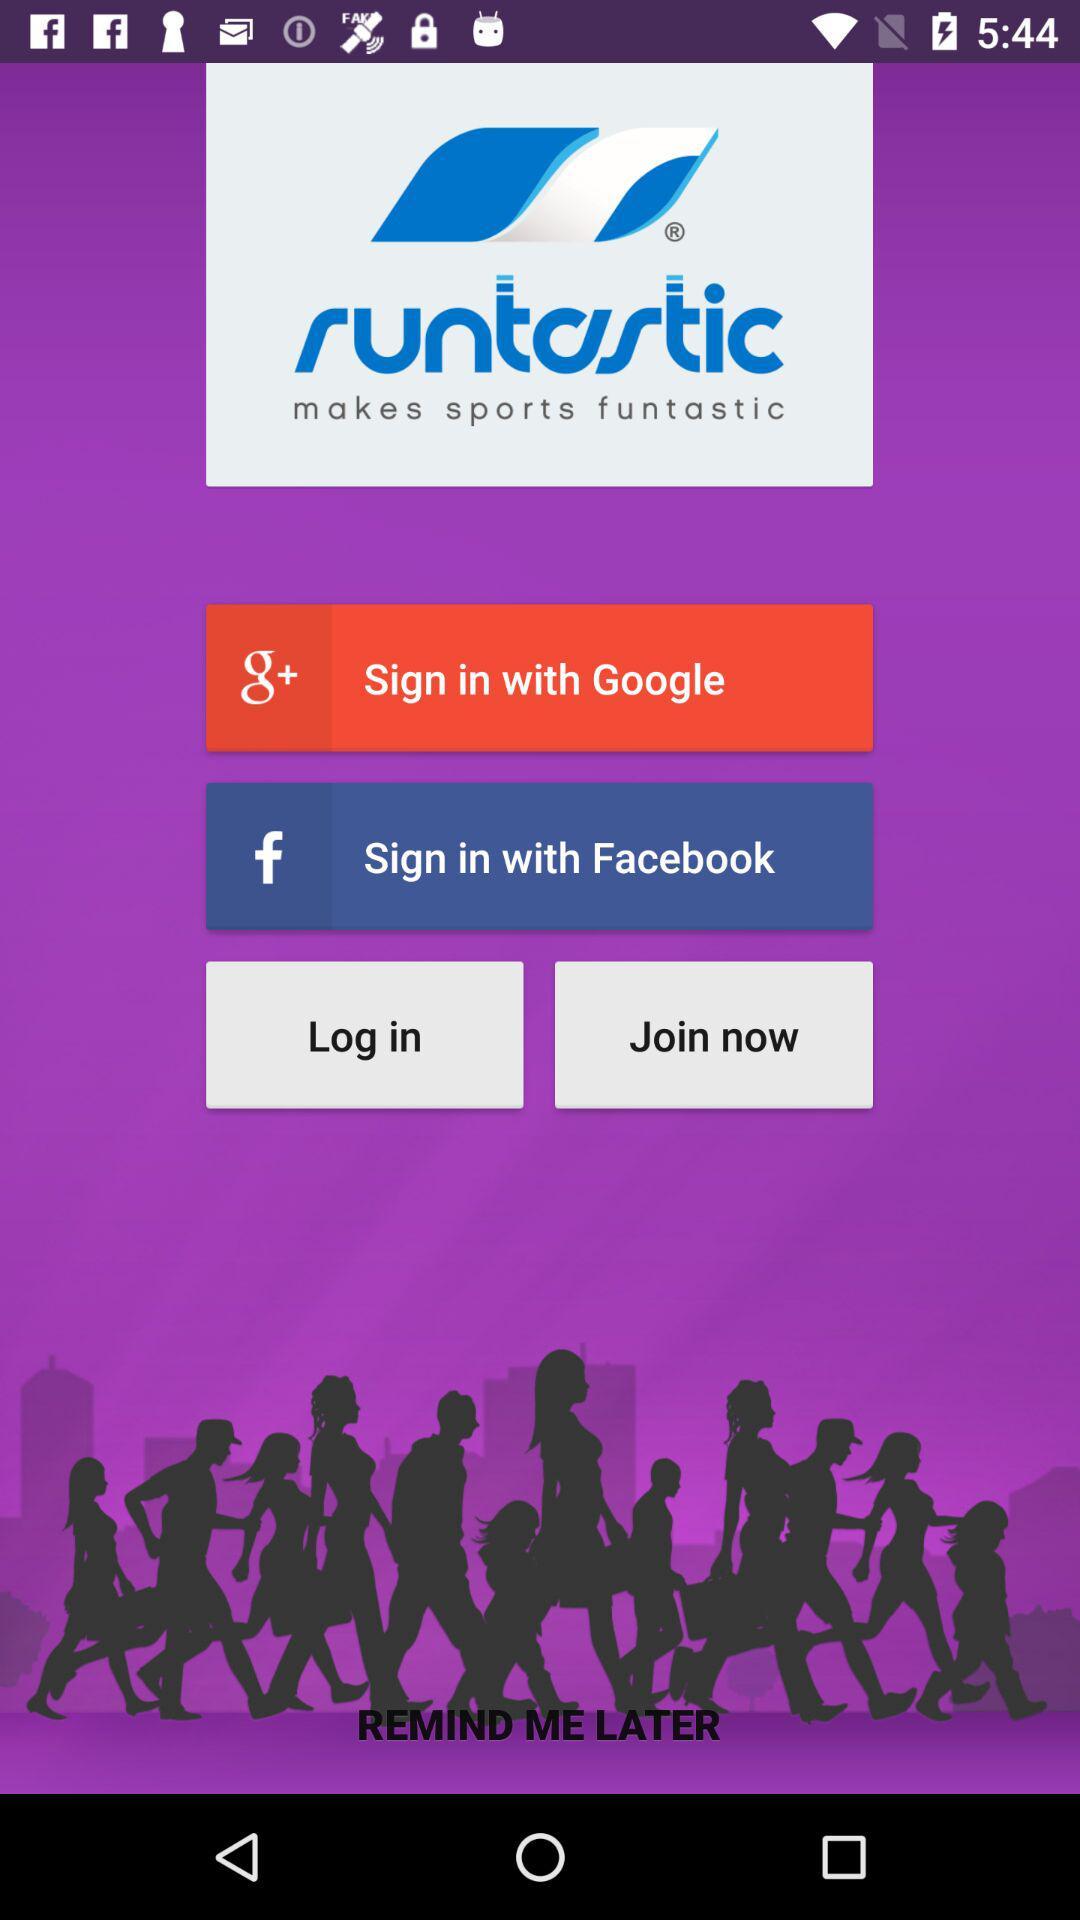 The height and width of the screenshot is (1920, 1080). Describe the element at coordinates (364, 1035) in the screenshot. I see `the item below the sign in with item` at that location.